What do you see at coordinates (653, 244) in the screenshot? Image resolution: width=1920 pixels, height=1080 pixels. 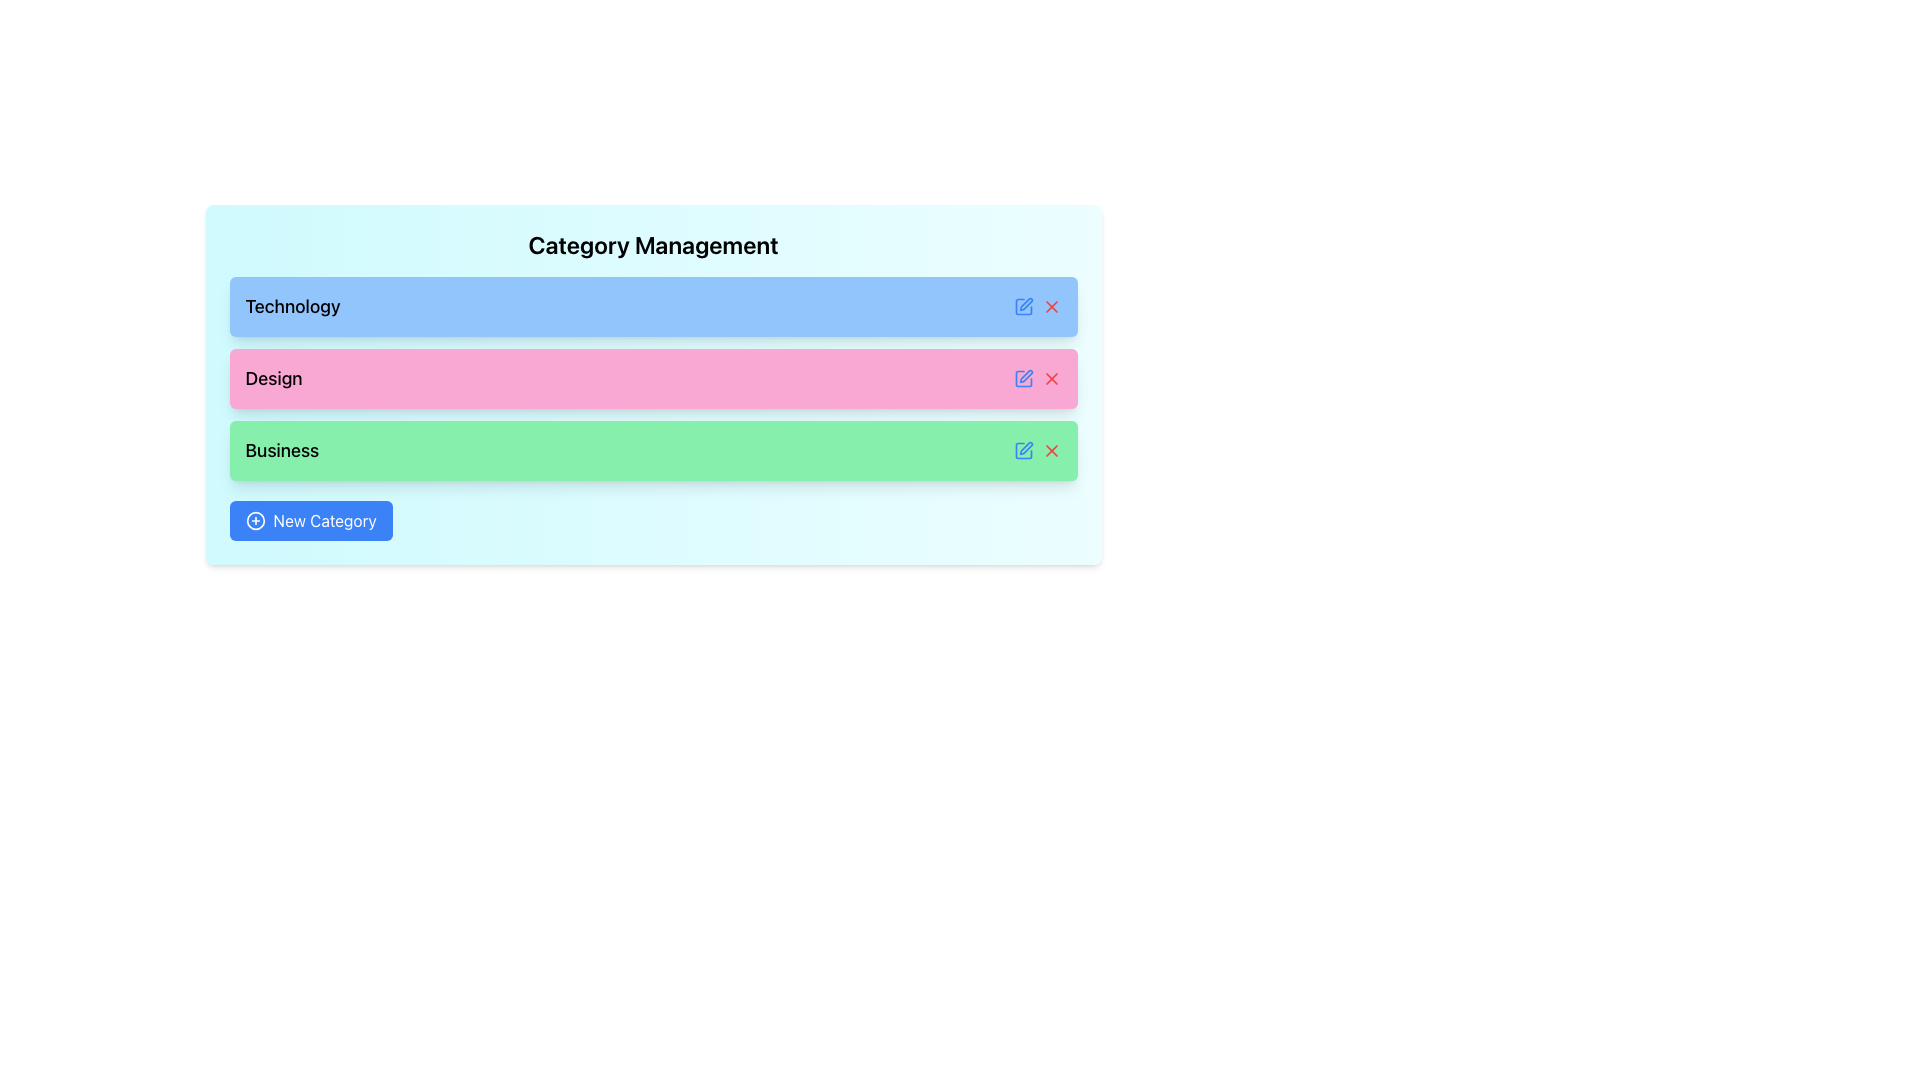 I see `the 'Category Management' text label, which is prominently styled with a large font size and bold formatting, located at the top of a card-like structure with a gradient background` at bounding box center [653, 244].